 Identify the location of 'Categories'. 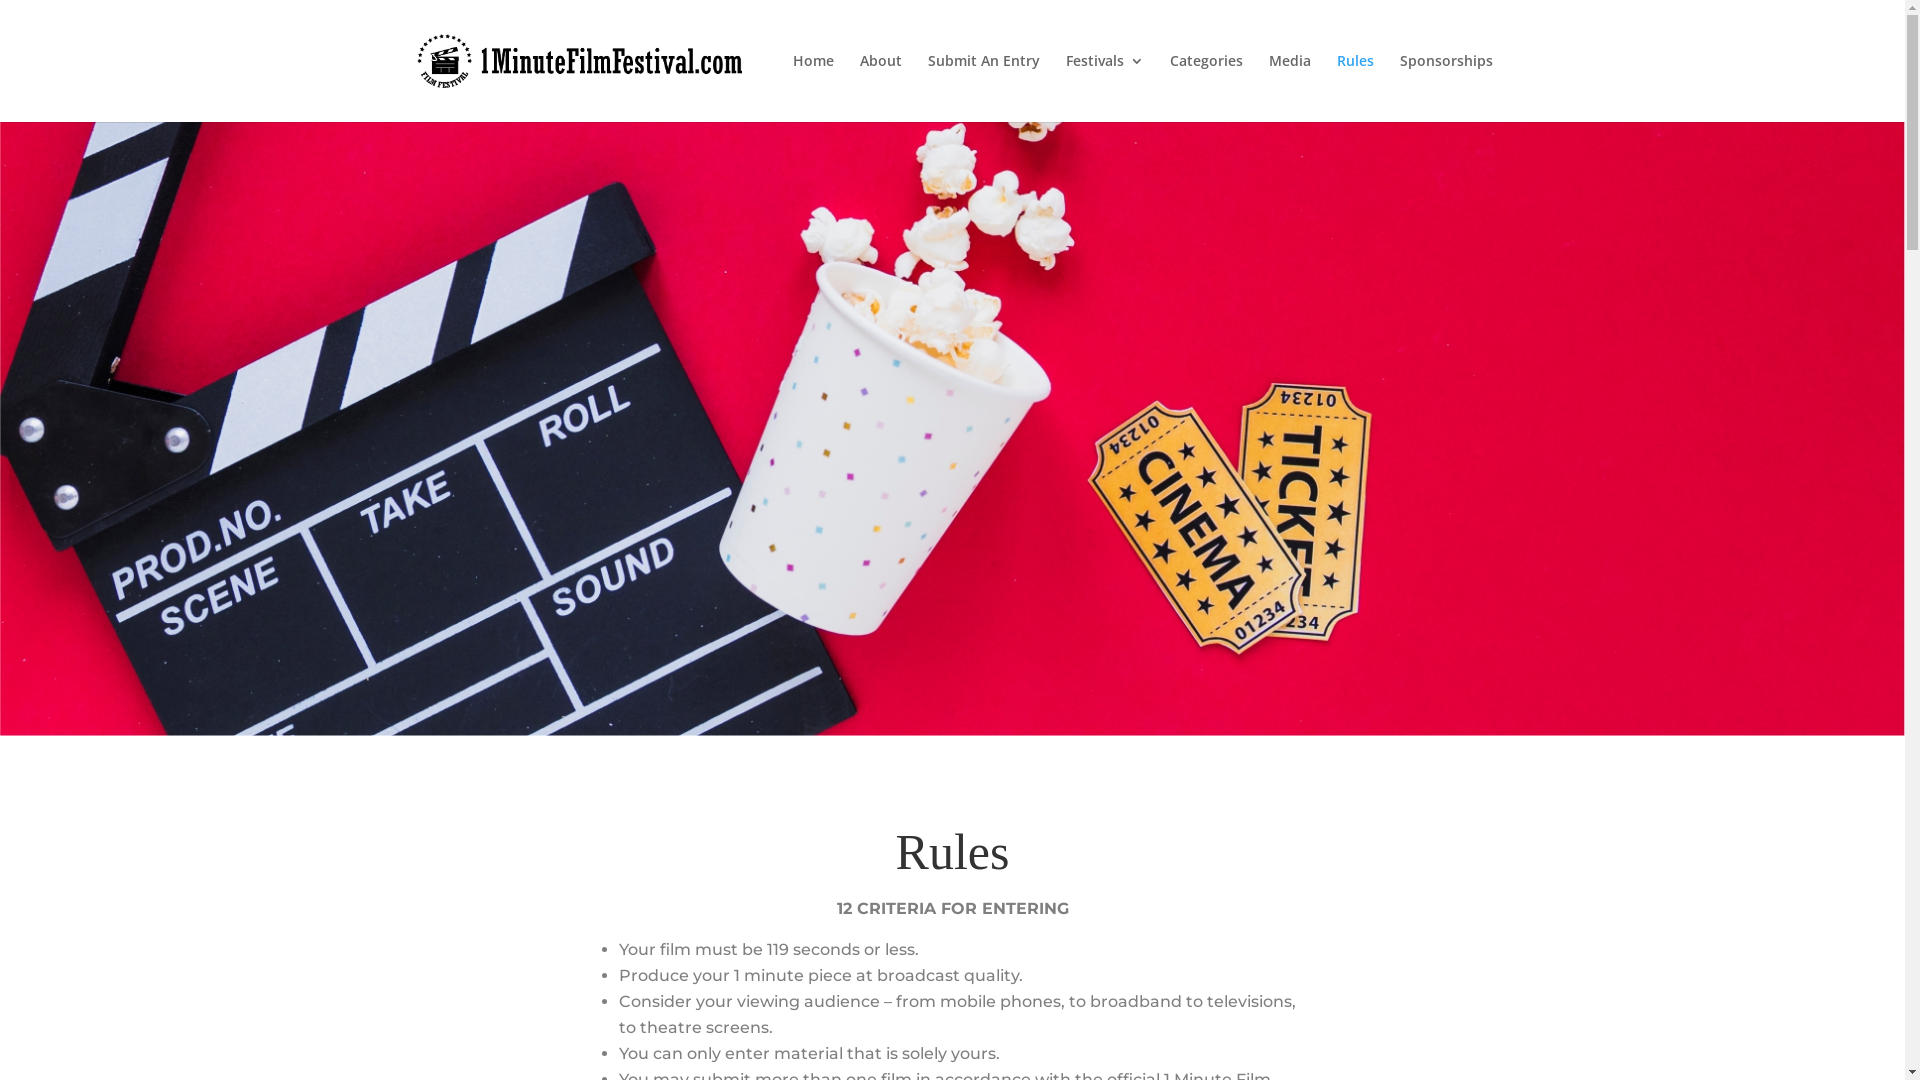
(1205, 87).